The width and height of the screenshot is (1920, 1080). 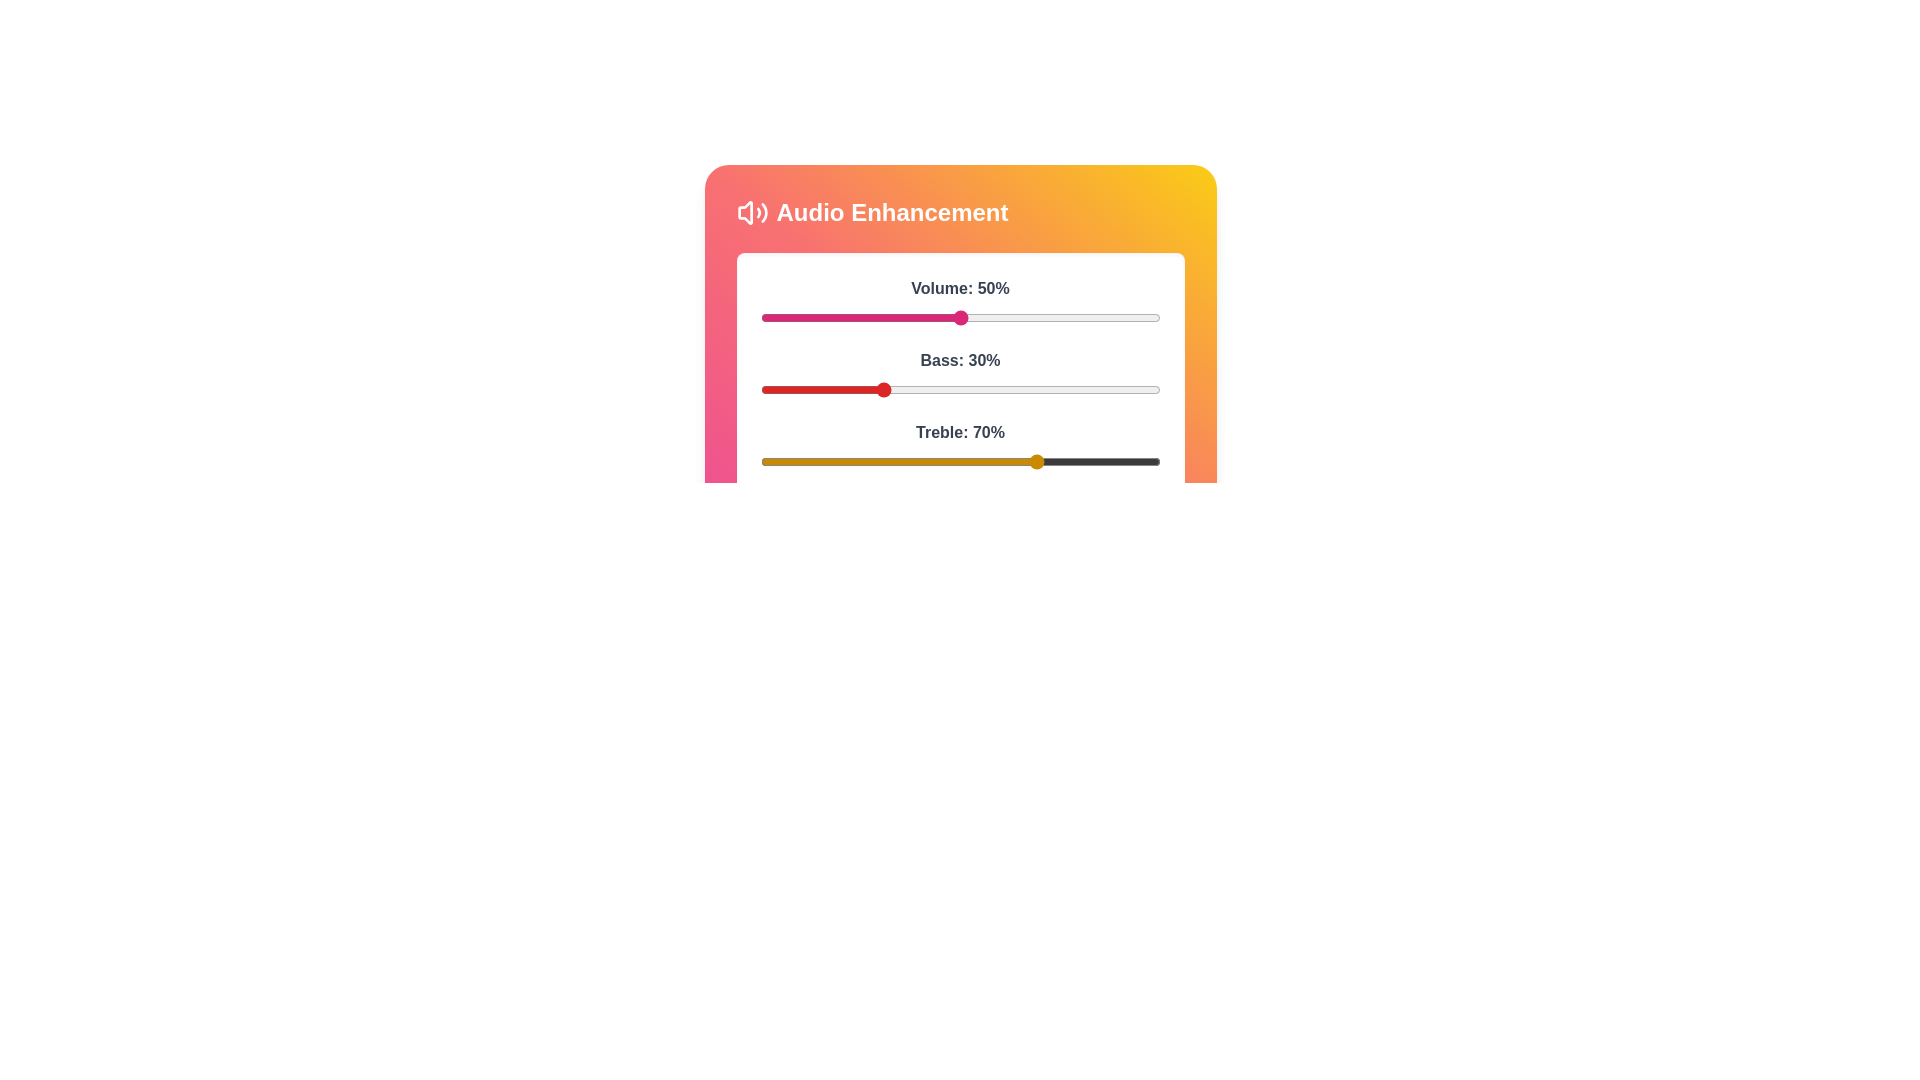 I want to click on the 'Audio Enhancement' icon located at the top-left corner of the 'Audio Enhancement' section, which serves as a visual identifier for the feature, so click(x=751, y=212).